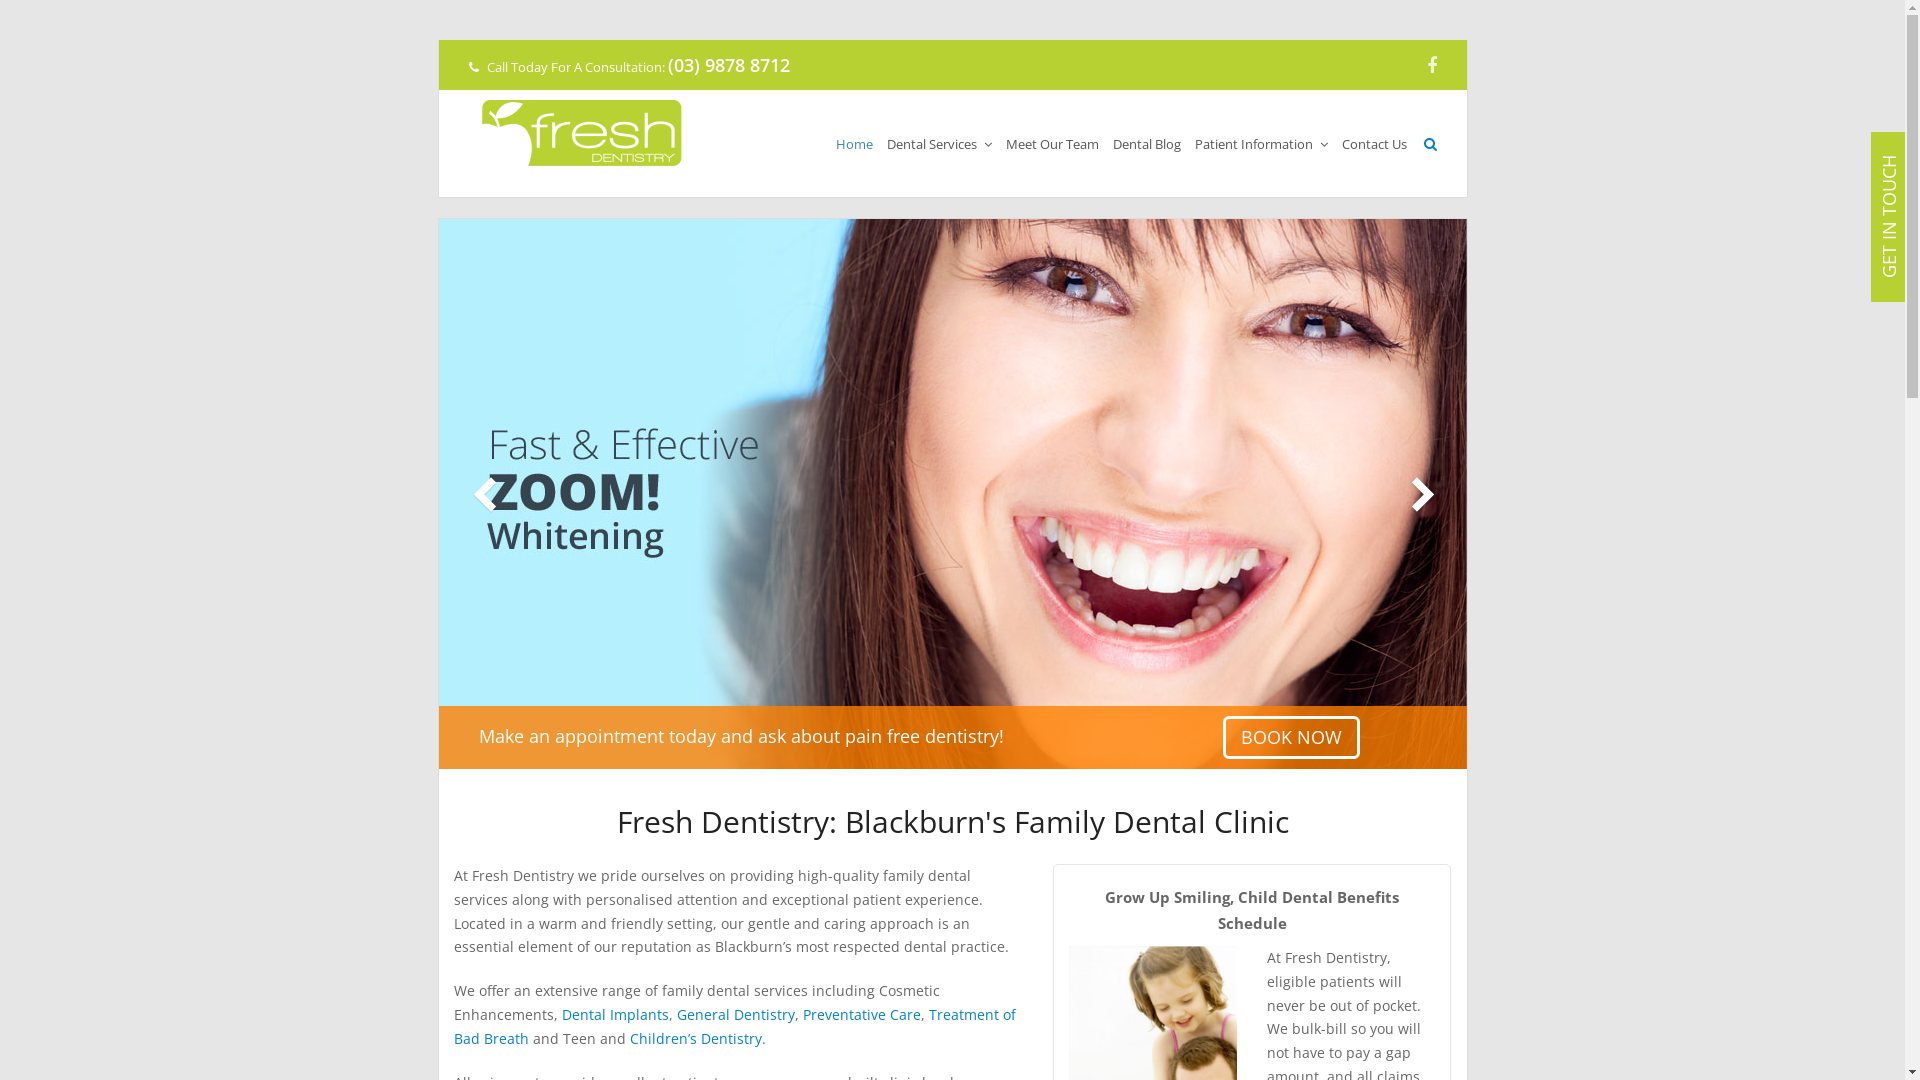  Describe the element at coordinates (573, 140) in the screenshot. I see `'Fresh Dentistry'` at that location.